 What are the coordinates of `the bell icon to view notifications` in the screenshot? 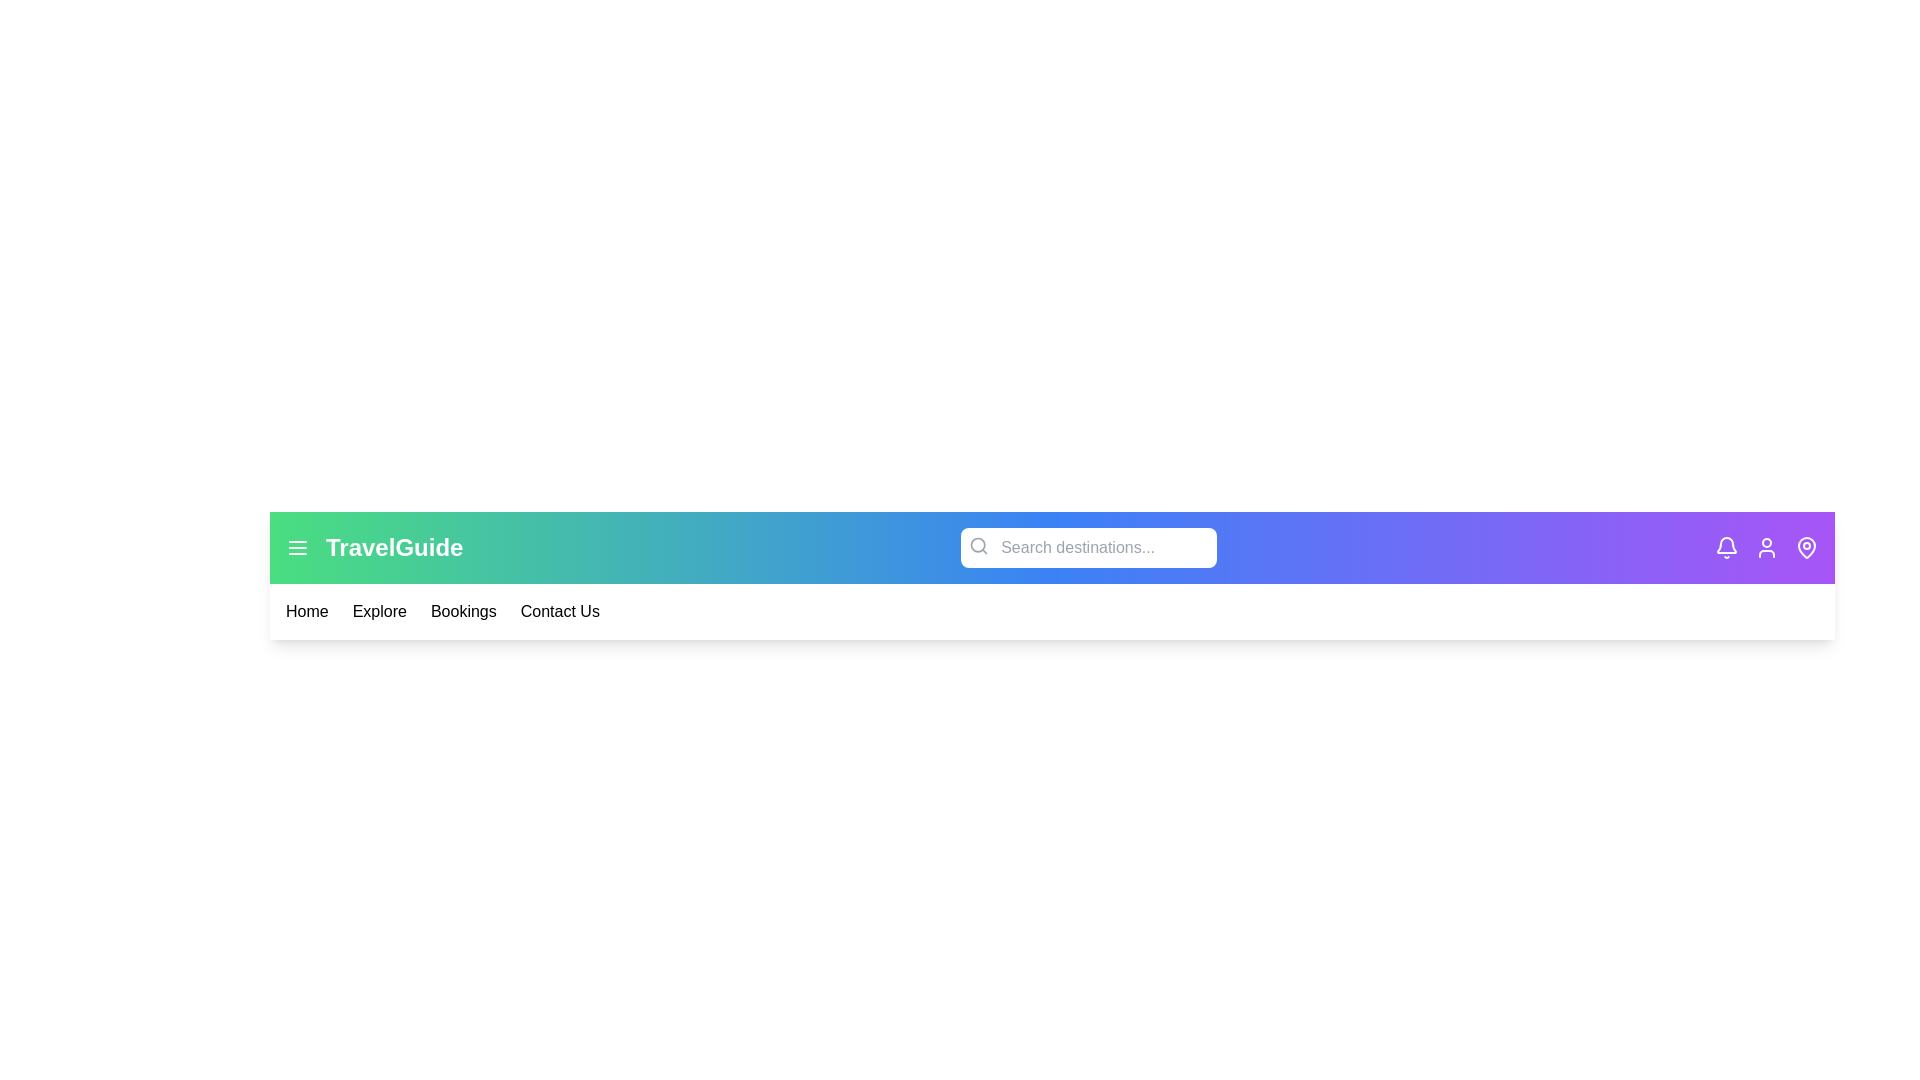 It's located at (1726, 547).